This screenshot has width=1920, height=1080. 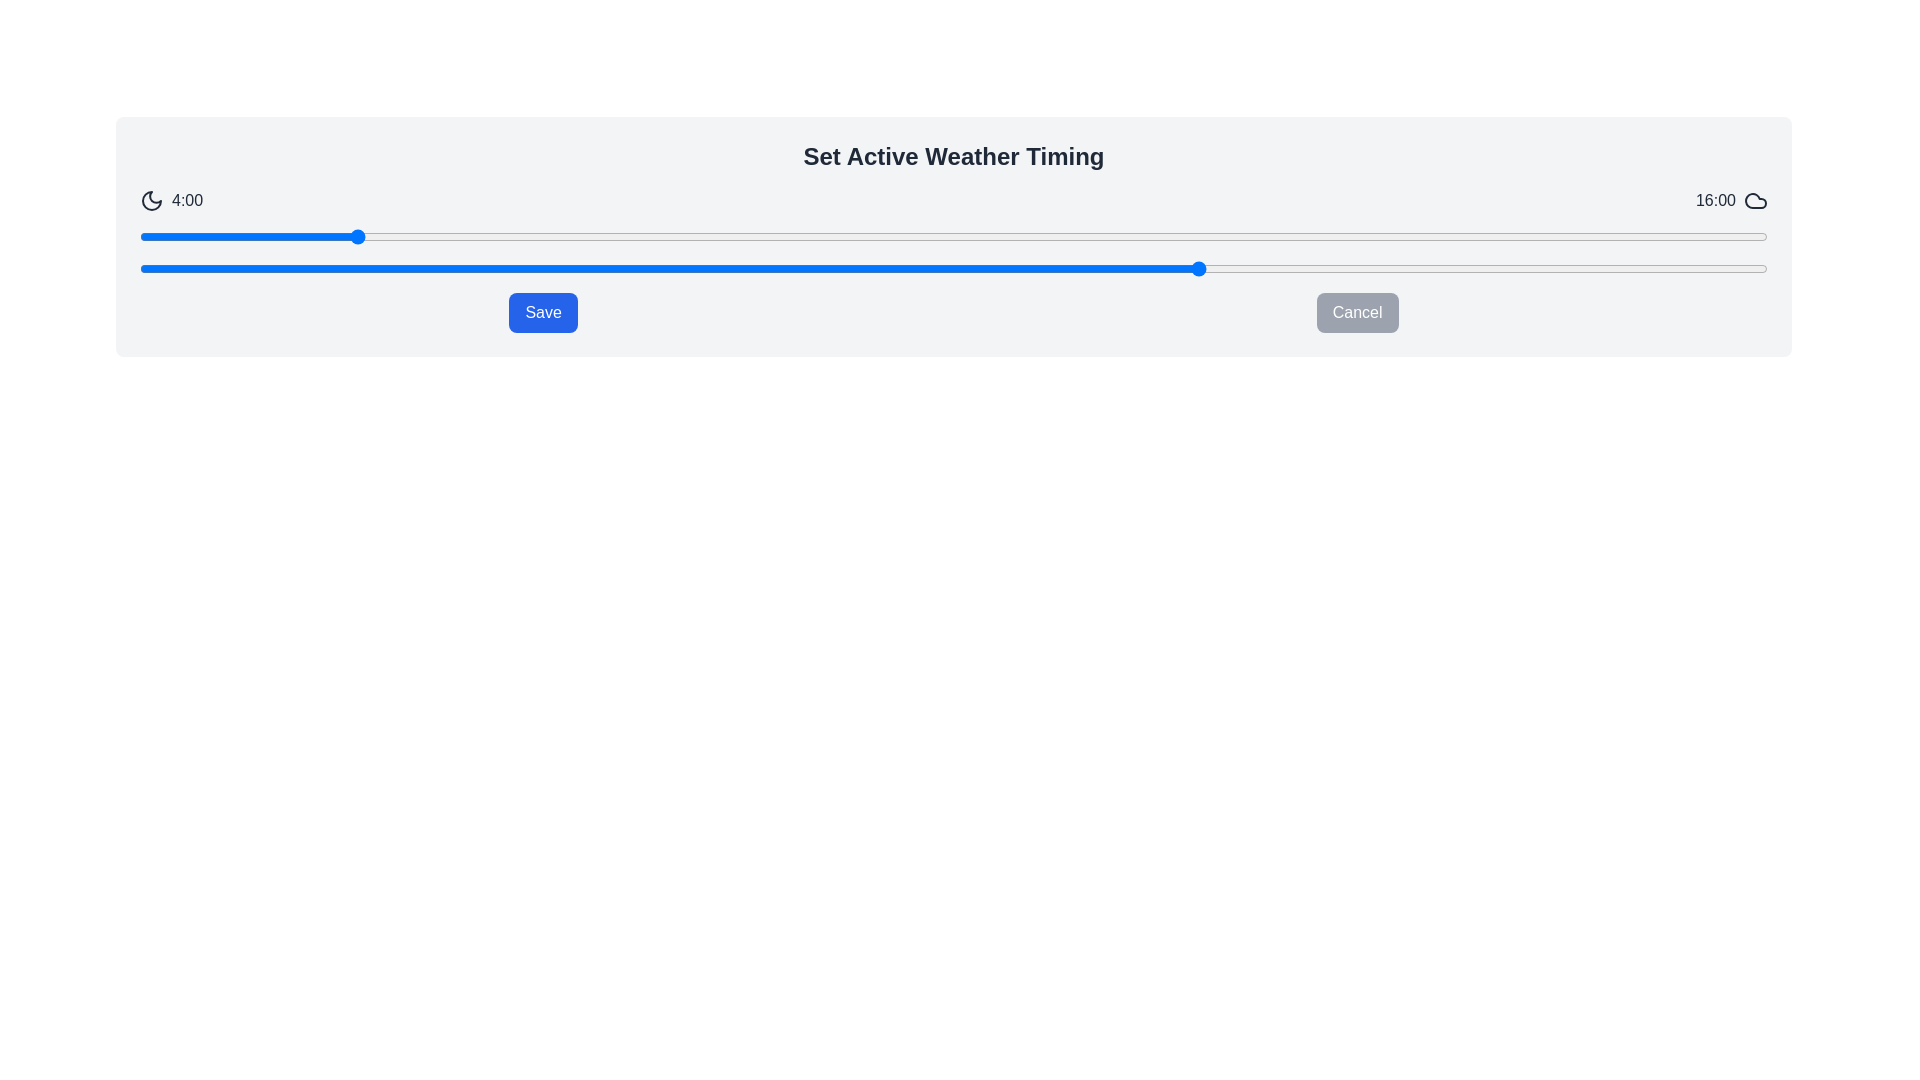 I want to click on the slider, so click(x=422, y=268).